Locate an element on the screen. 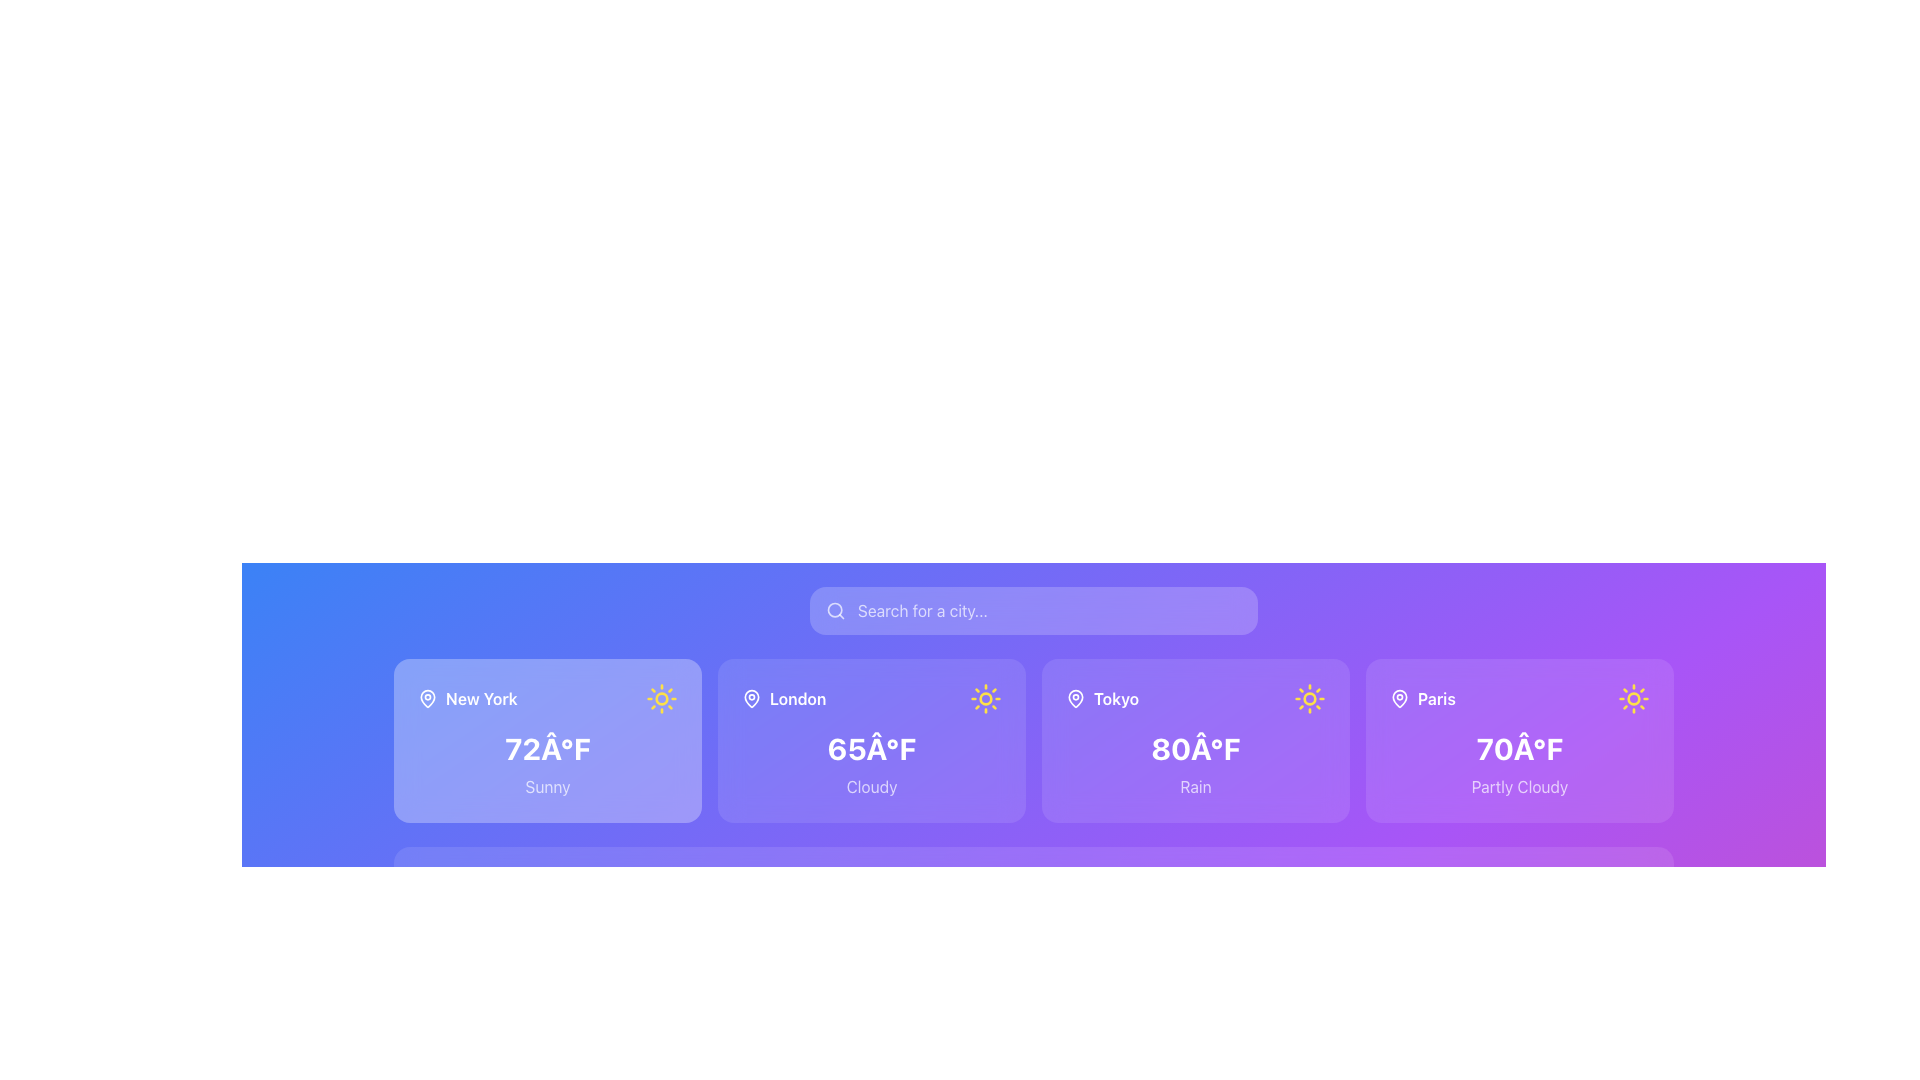 The width and height of the screenshot is (1920, 1080). the text label displaying 'London' in white, styled with a bold font, which is positioned in the middle row of the weather information layout, specifically in the second card from the left is located at coordinates (797, 697).